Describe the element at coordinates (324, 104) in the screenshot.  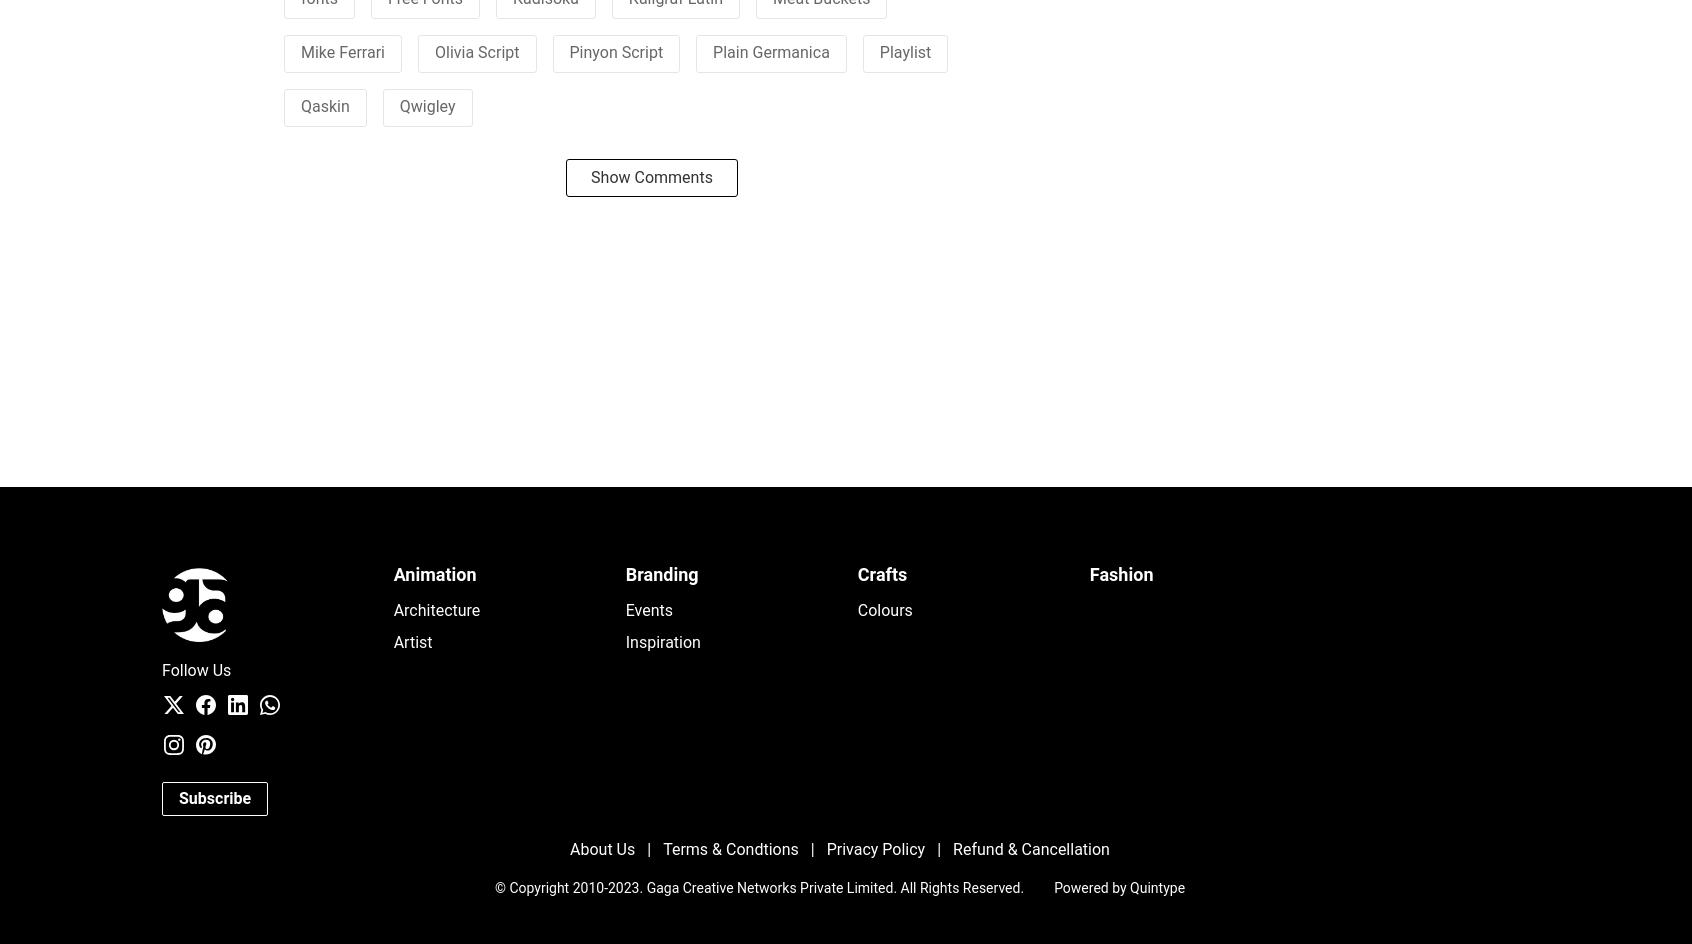
I see `'Qaskin'` at that location.